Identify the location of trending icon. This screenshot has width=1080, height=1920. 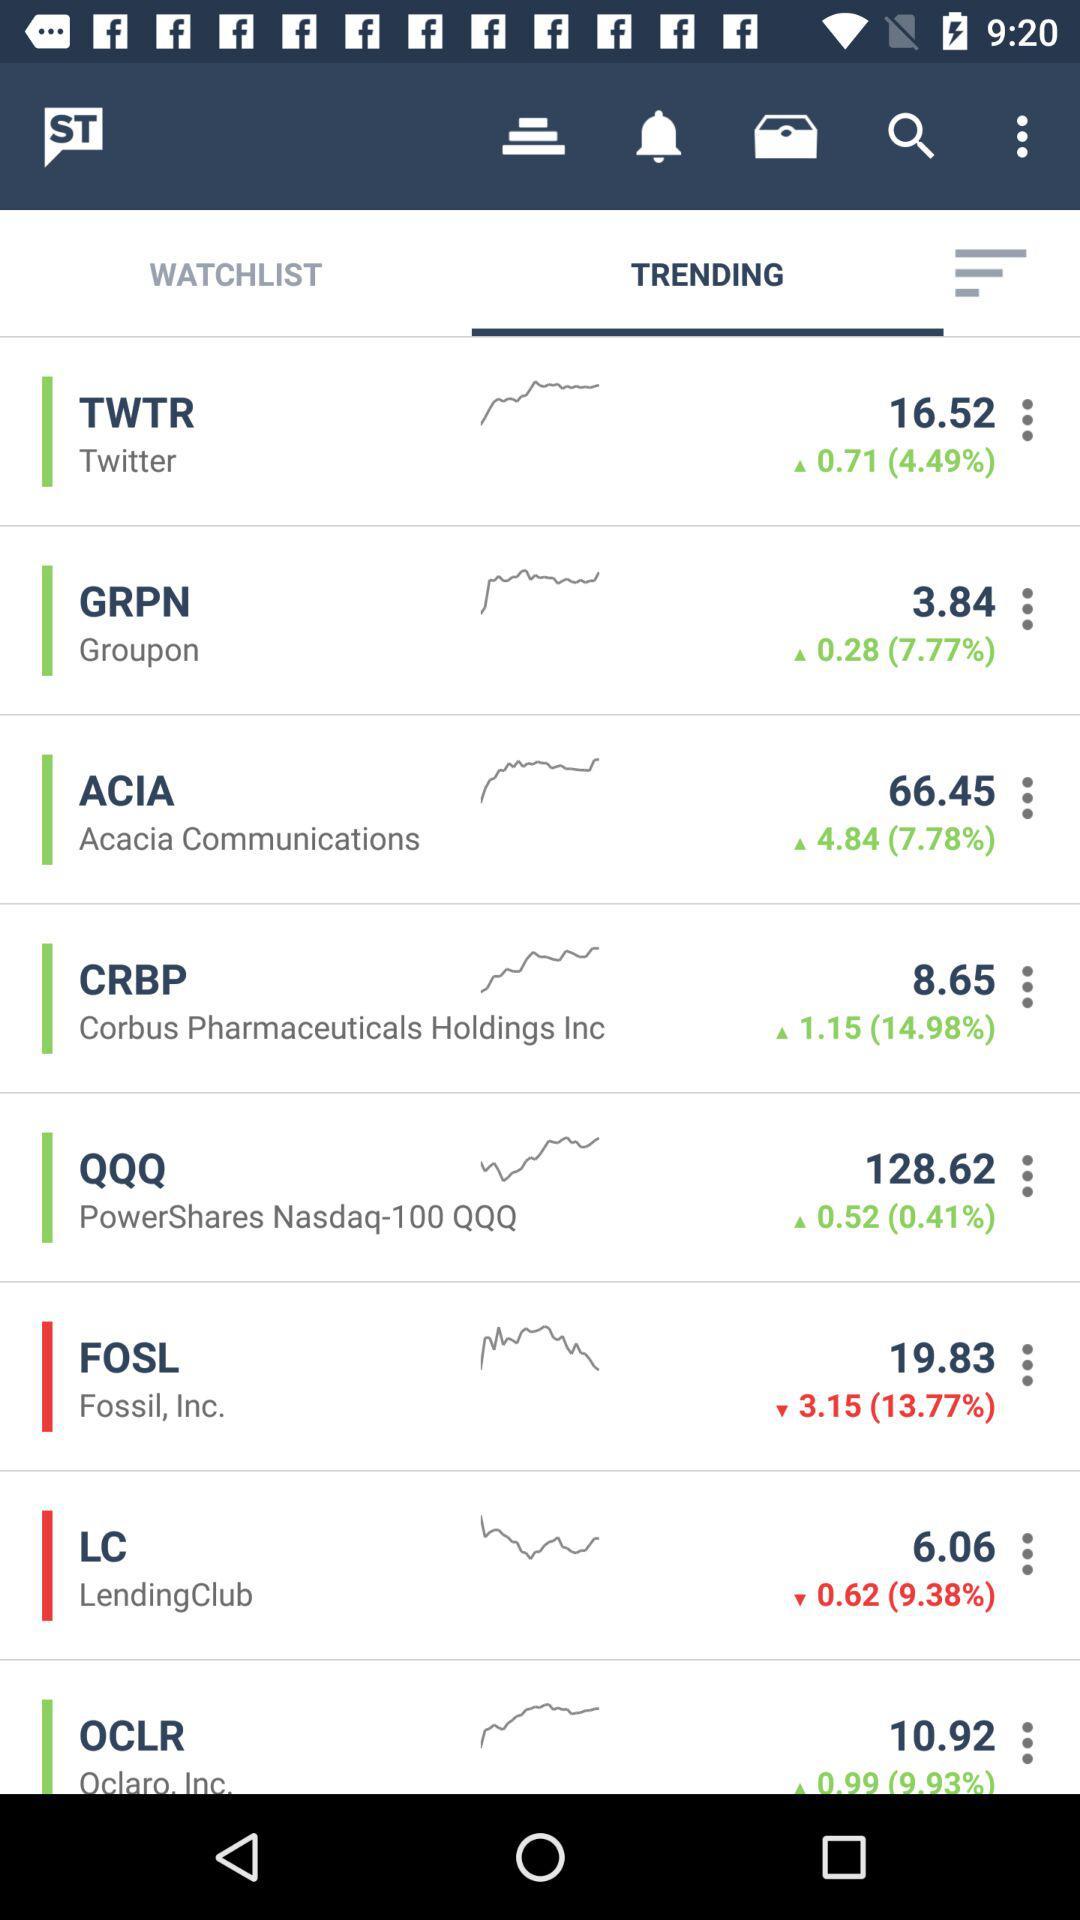
(706, 272).